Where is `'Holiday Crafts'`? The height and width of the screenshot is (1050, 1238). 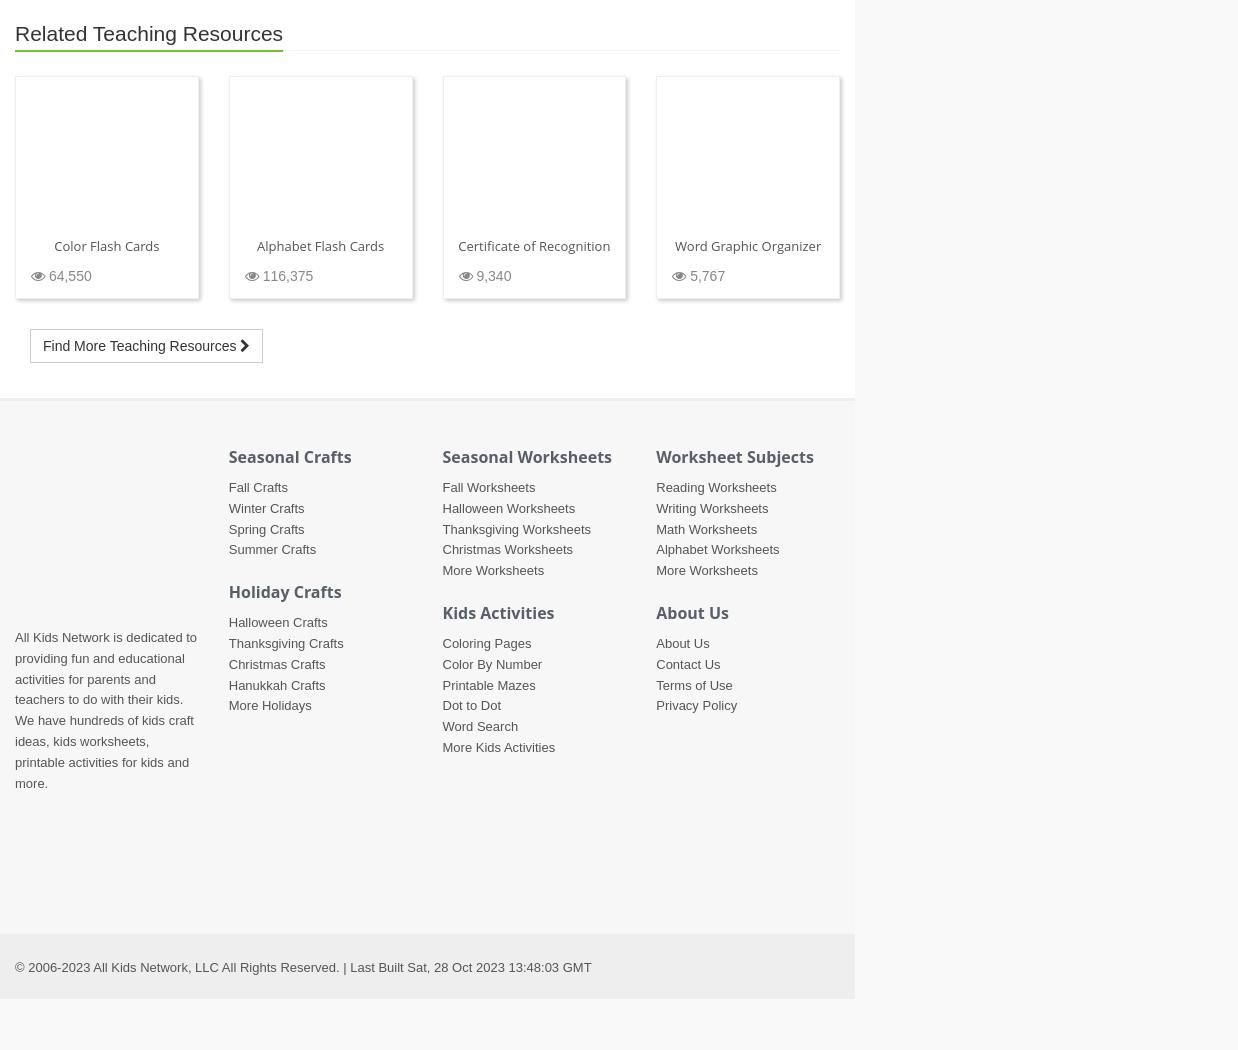 'Holiday Crafts' is located at coordinates (283, 590).